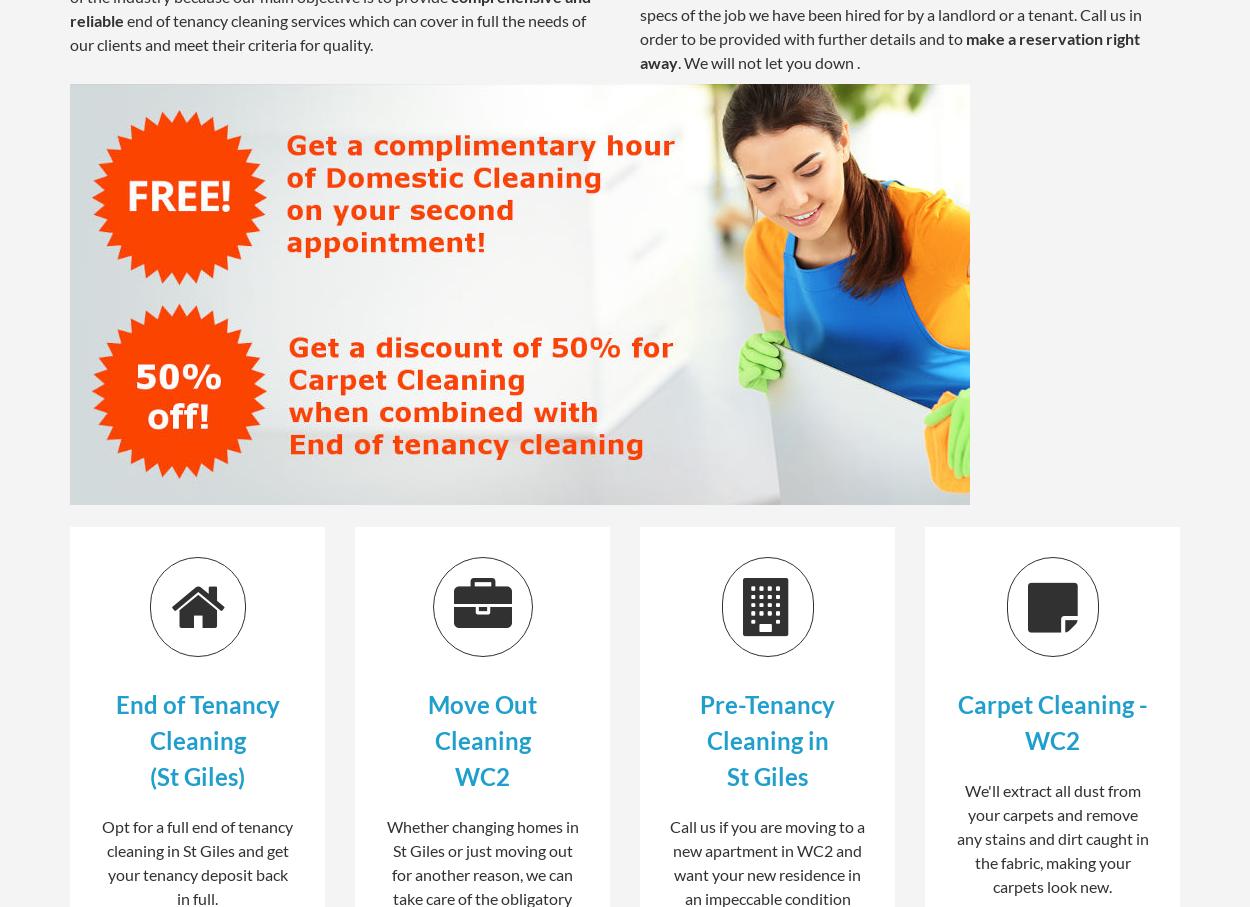 Image resolution: width=1250 pixels, height=907 pixels. What do you see at coordinates (890, 49) in the screenshot?
I see `'make a reservation right away'` at bounding box center [890, 49].